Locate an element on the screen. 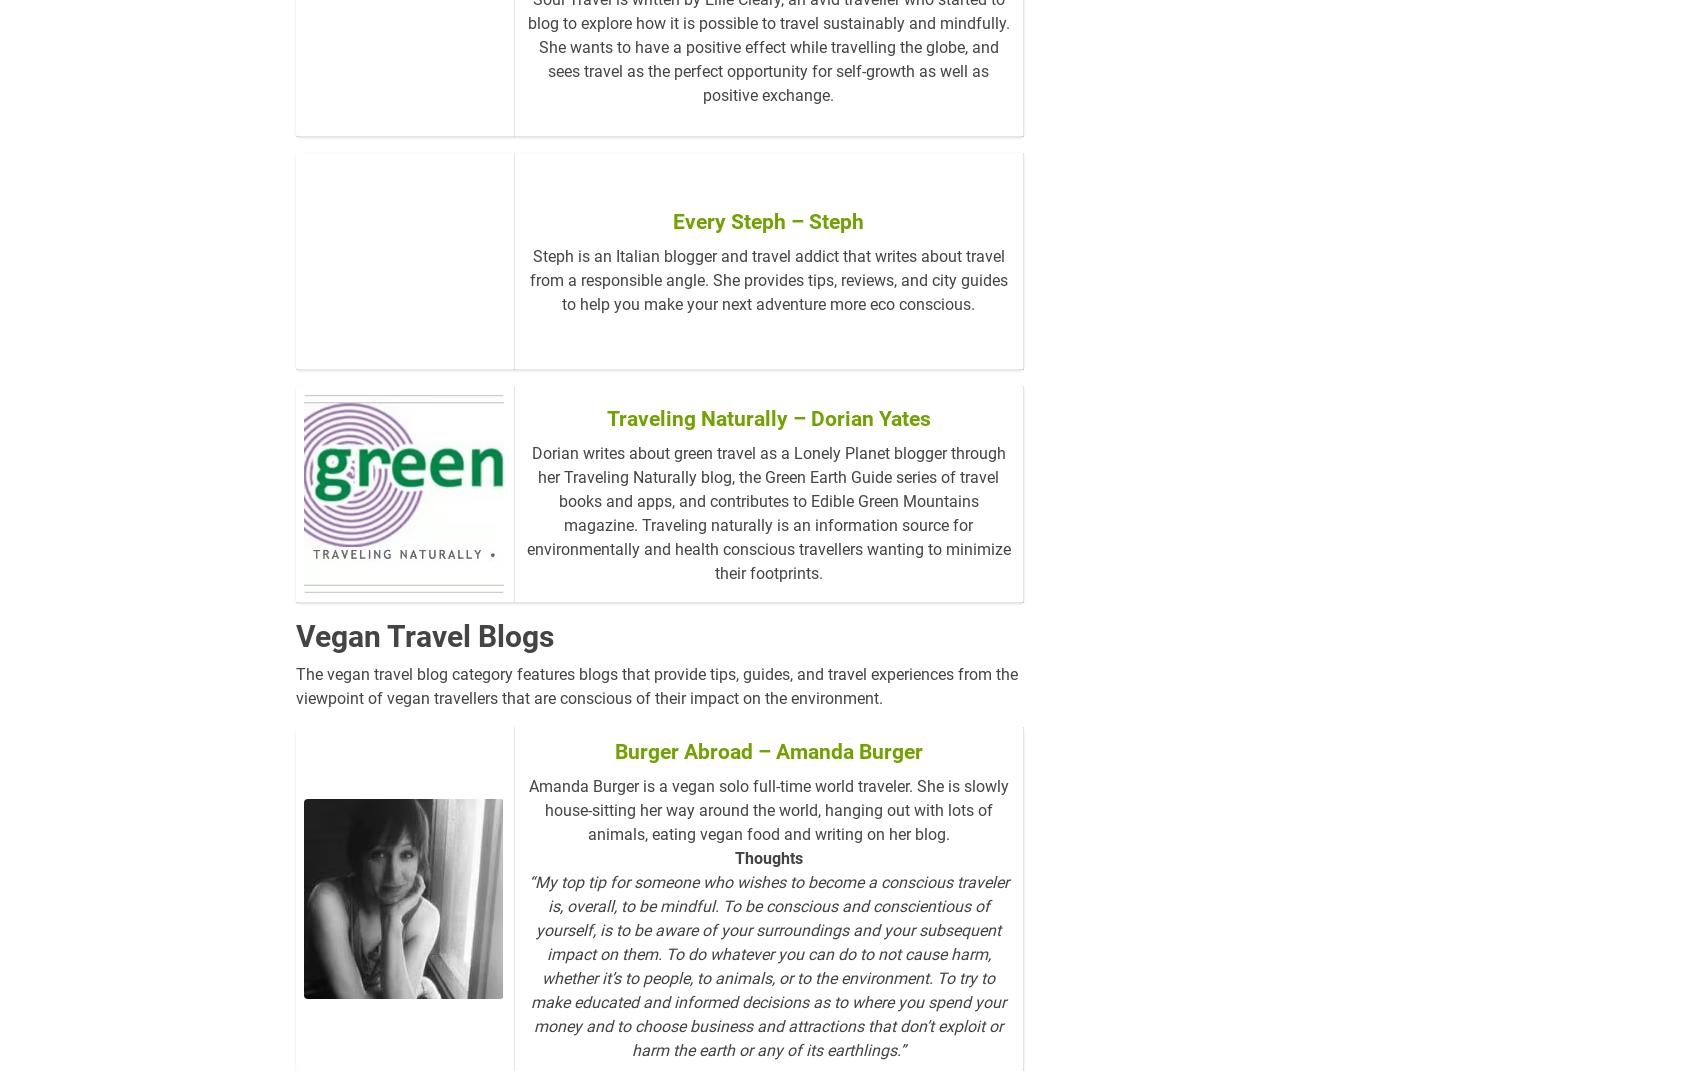 This screenshot has height=1071, width=1700. 'Dorian writes about green travel as a Lonely Planet blogger through her Traveling Naturally blog, the Green Earth Guide series of travel books and apps, and contributes to Edible Green Mountains magazine. Traveling naturally is an information source for environmentally and health conscious travellers wanting to minimize their footprints.' is located at coordinates (525, 545).